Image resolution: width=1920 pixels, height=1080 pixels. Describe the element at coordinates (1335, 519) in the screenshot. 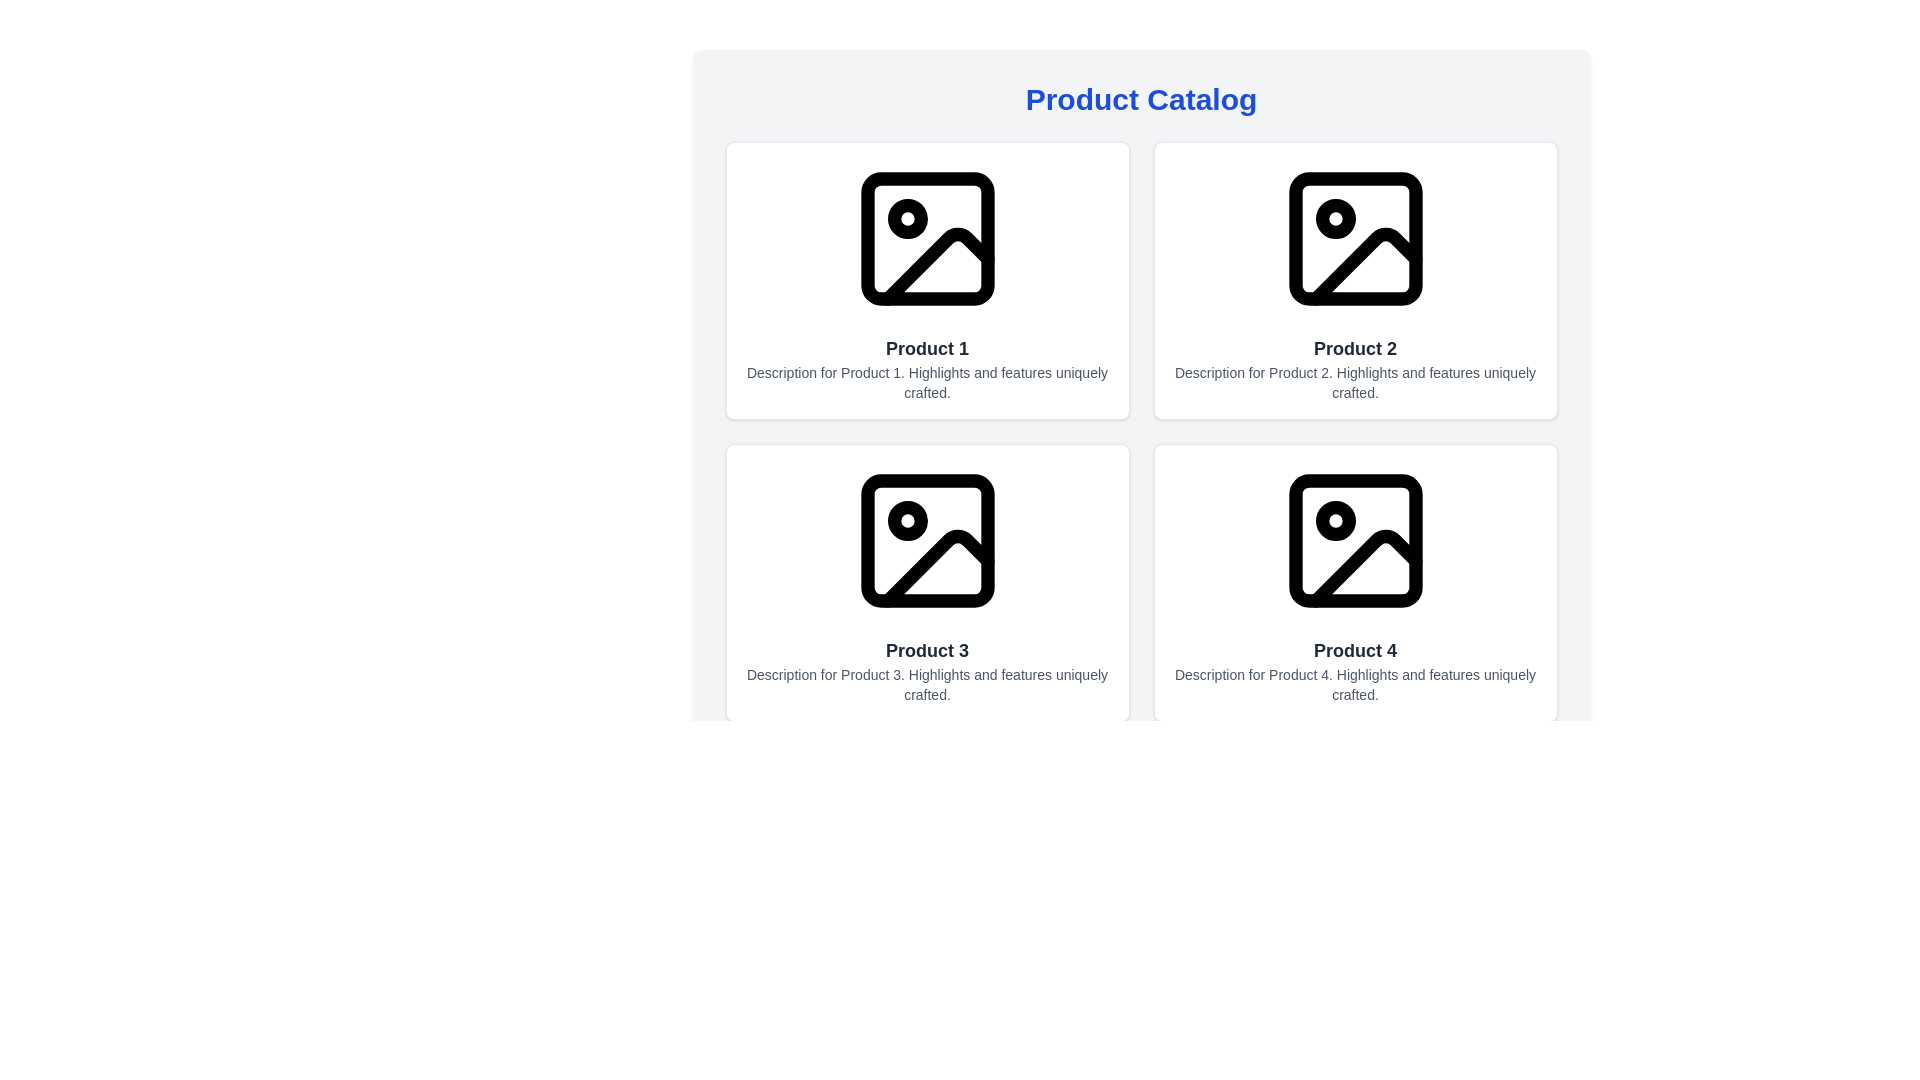

I see `the decorative circular marker located in the upper-left section of the image icon for 'Product 4'` at that location.